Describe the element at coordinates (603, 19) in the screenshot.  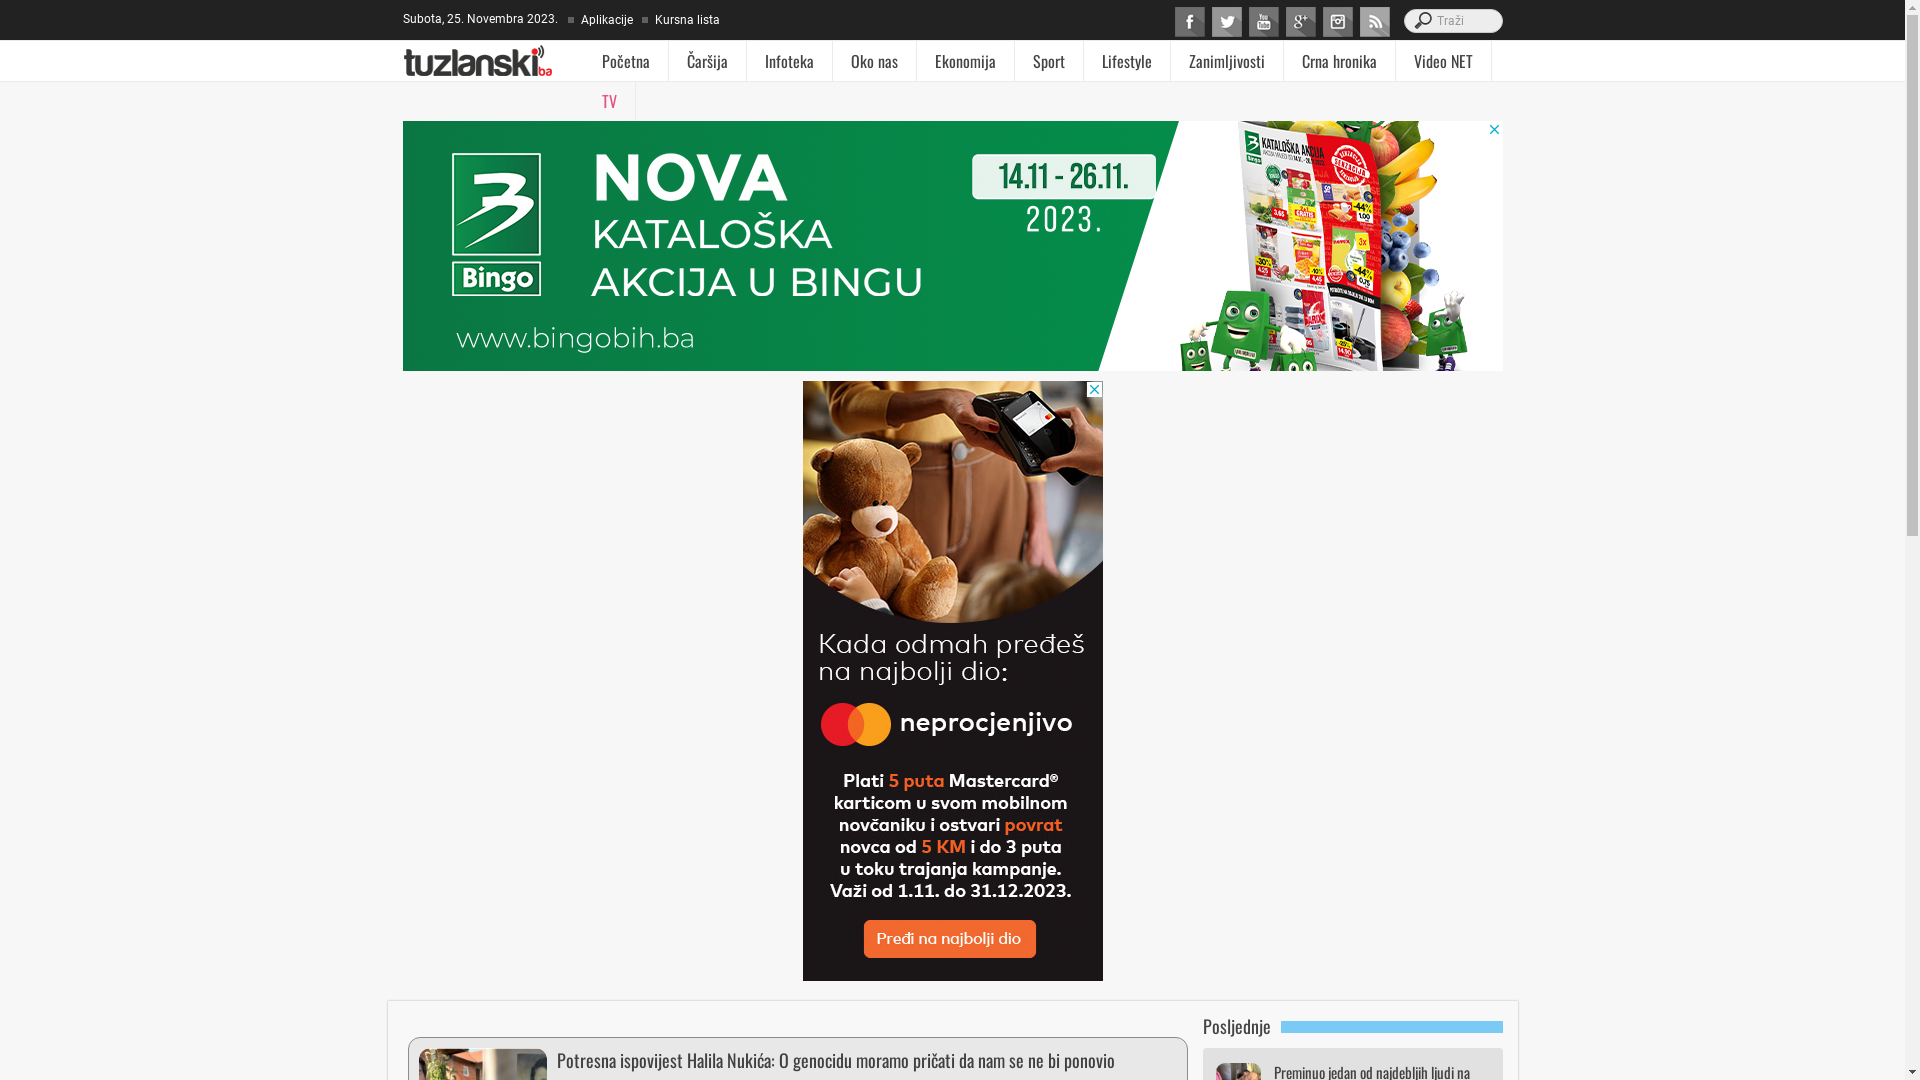
I see `'Aplikacije'` at that location.